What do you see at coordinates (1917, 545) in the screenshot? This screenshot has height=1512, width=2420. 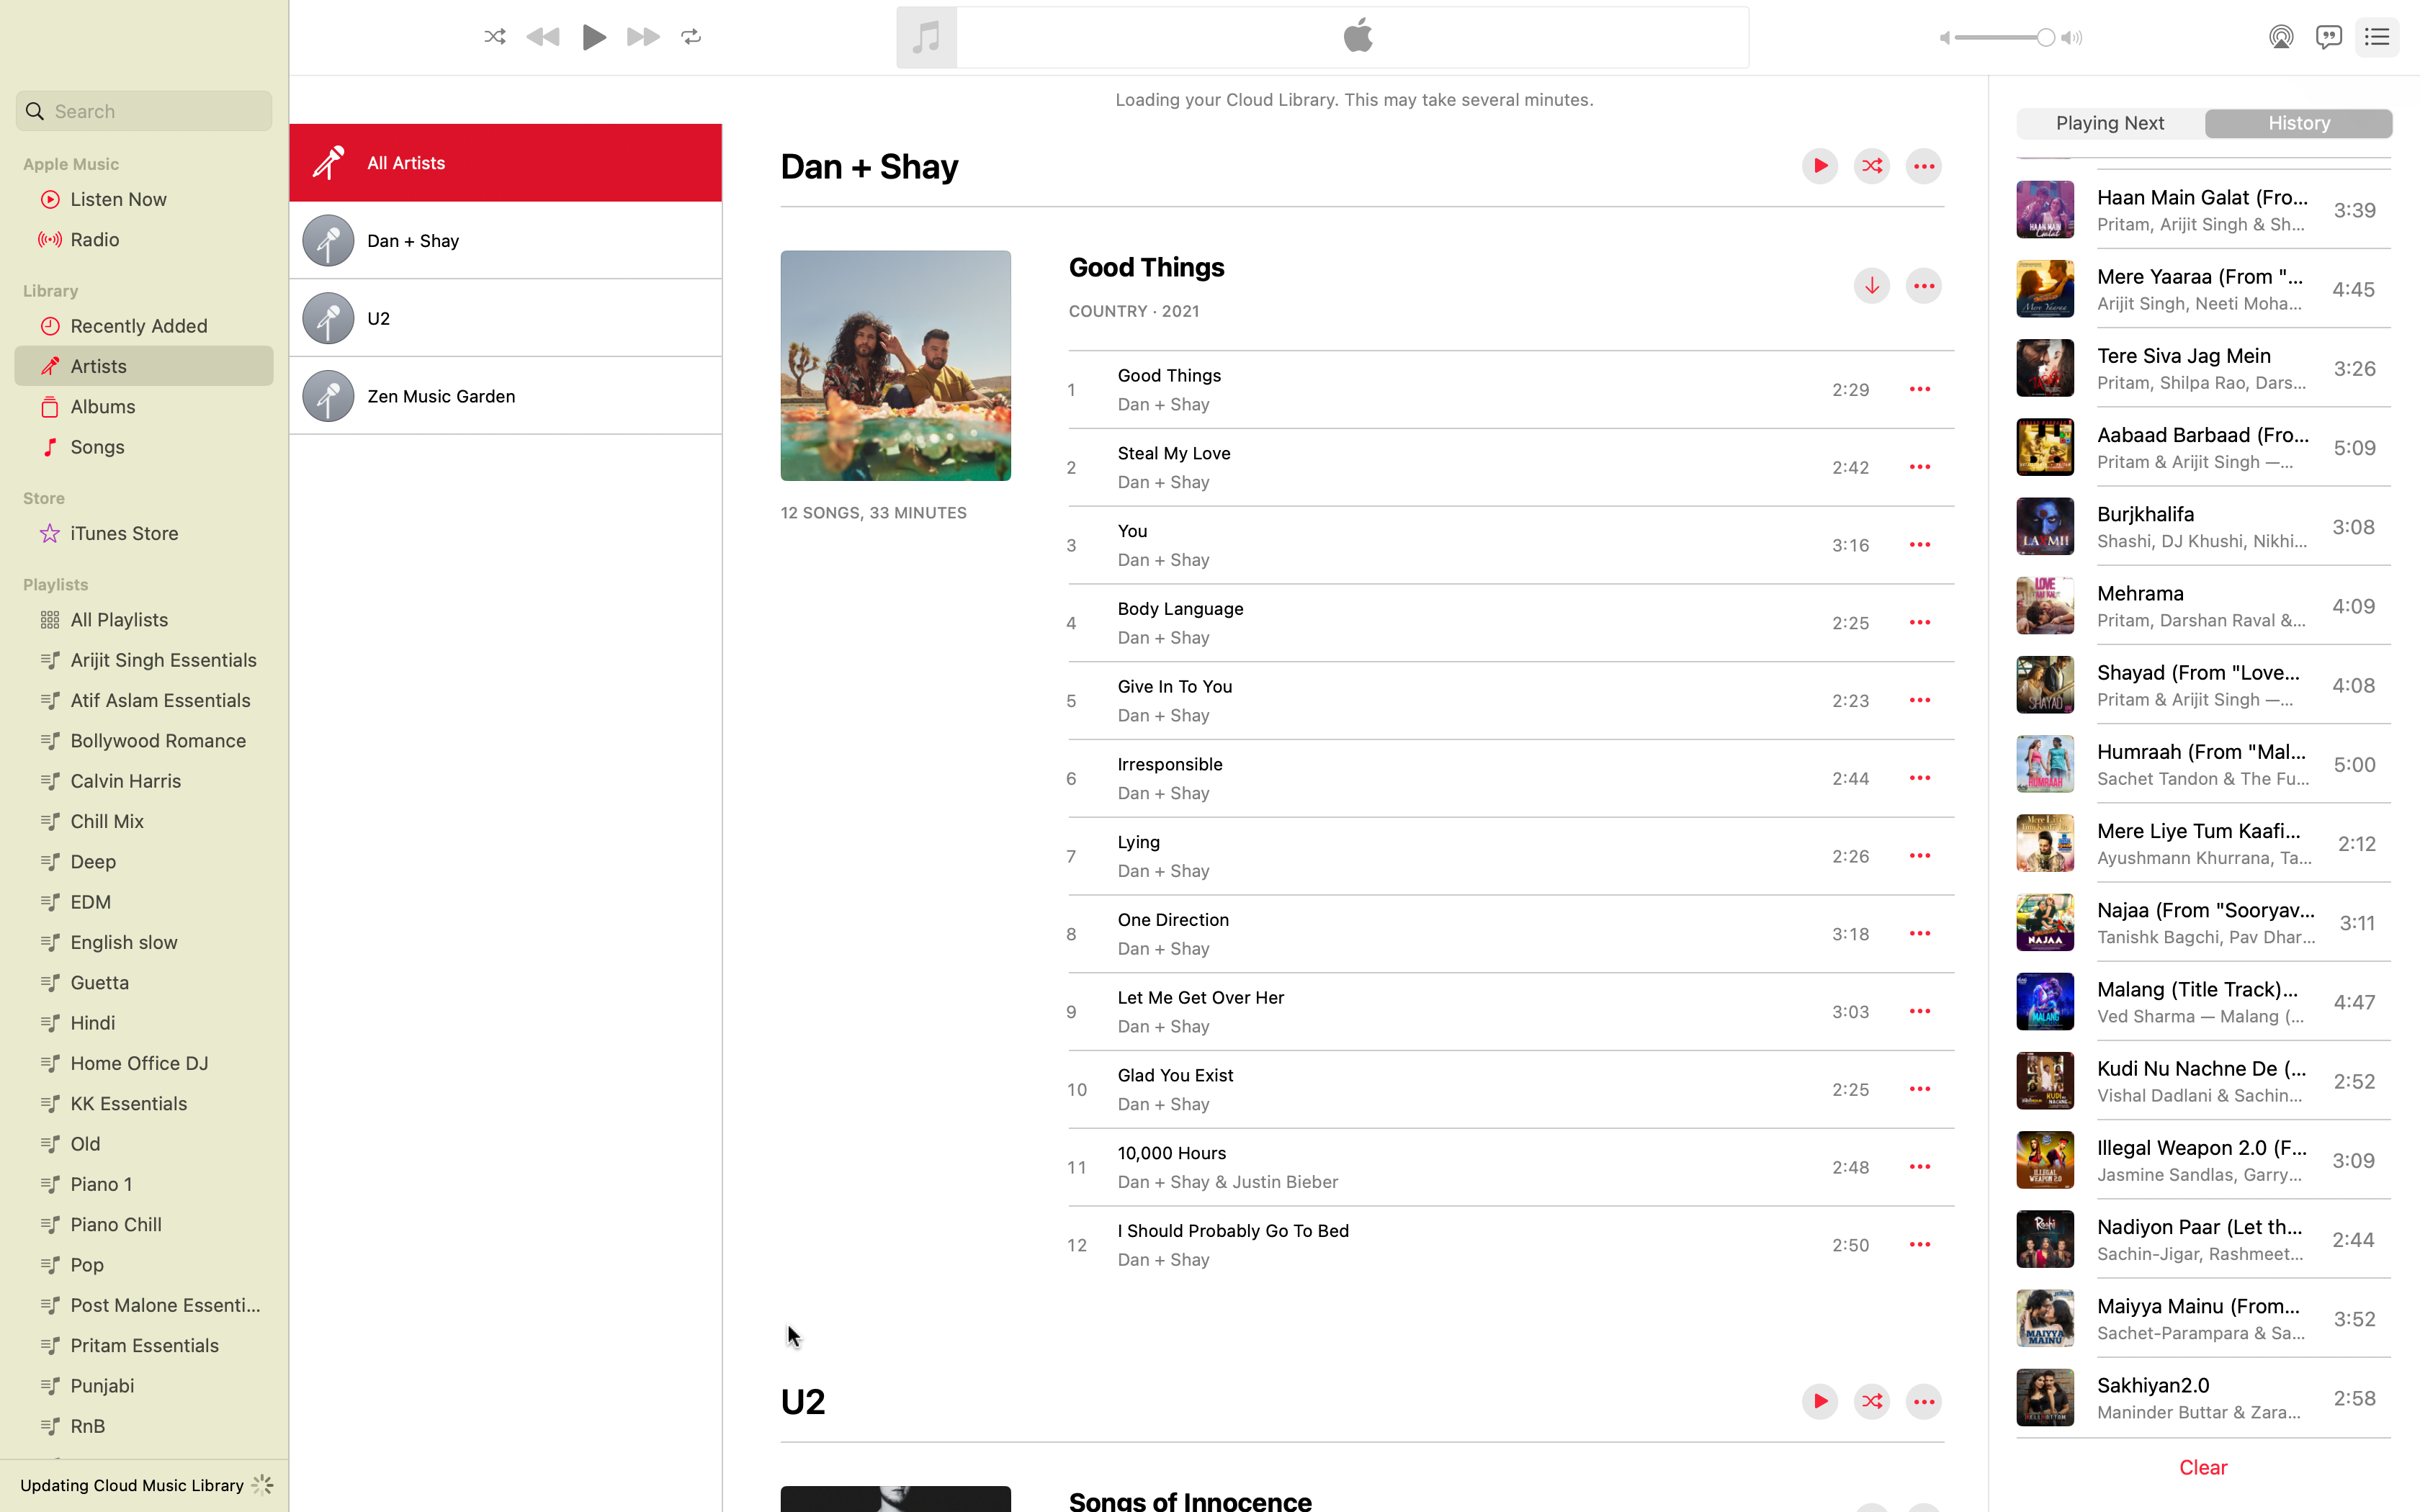 I see `the additional options of the song "You` at bounding box center [1917, 545].